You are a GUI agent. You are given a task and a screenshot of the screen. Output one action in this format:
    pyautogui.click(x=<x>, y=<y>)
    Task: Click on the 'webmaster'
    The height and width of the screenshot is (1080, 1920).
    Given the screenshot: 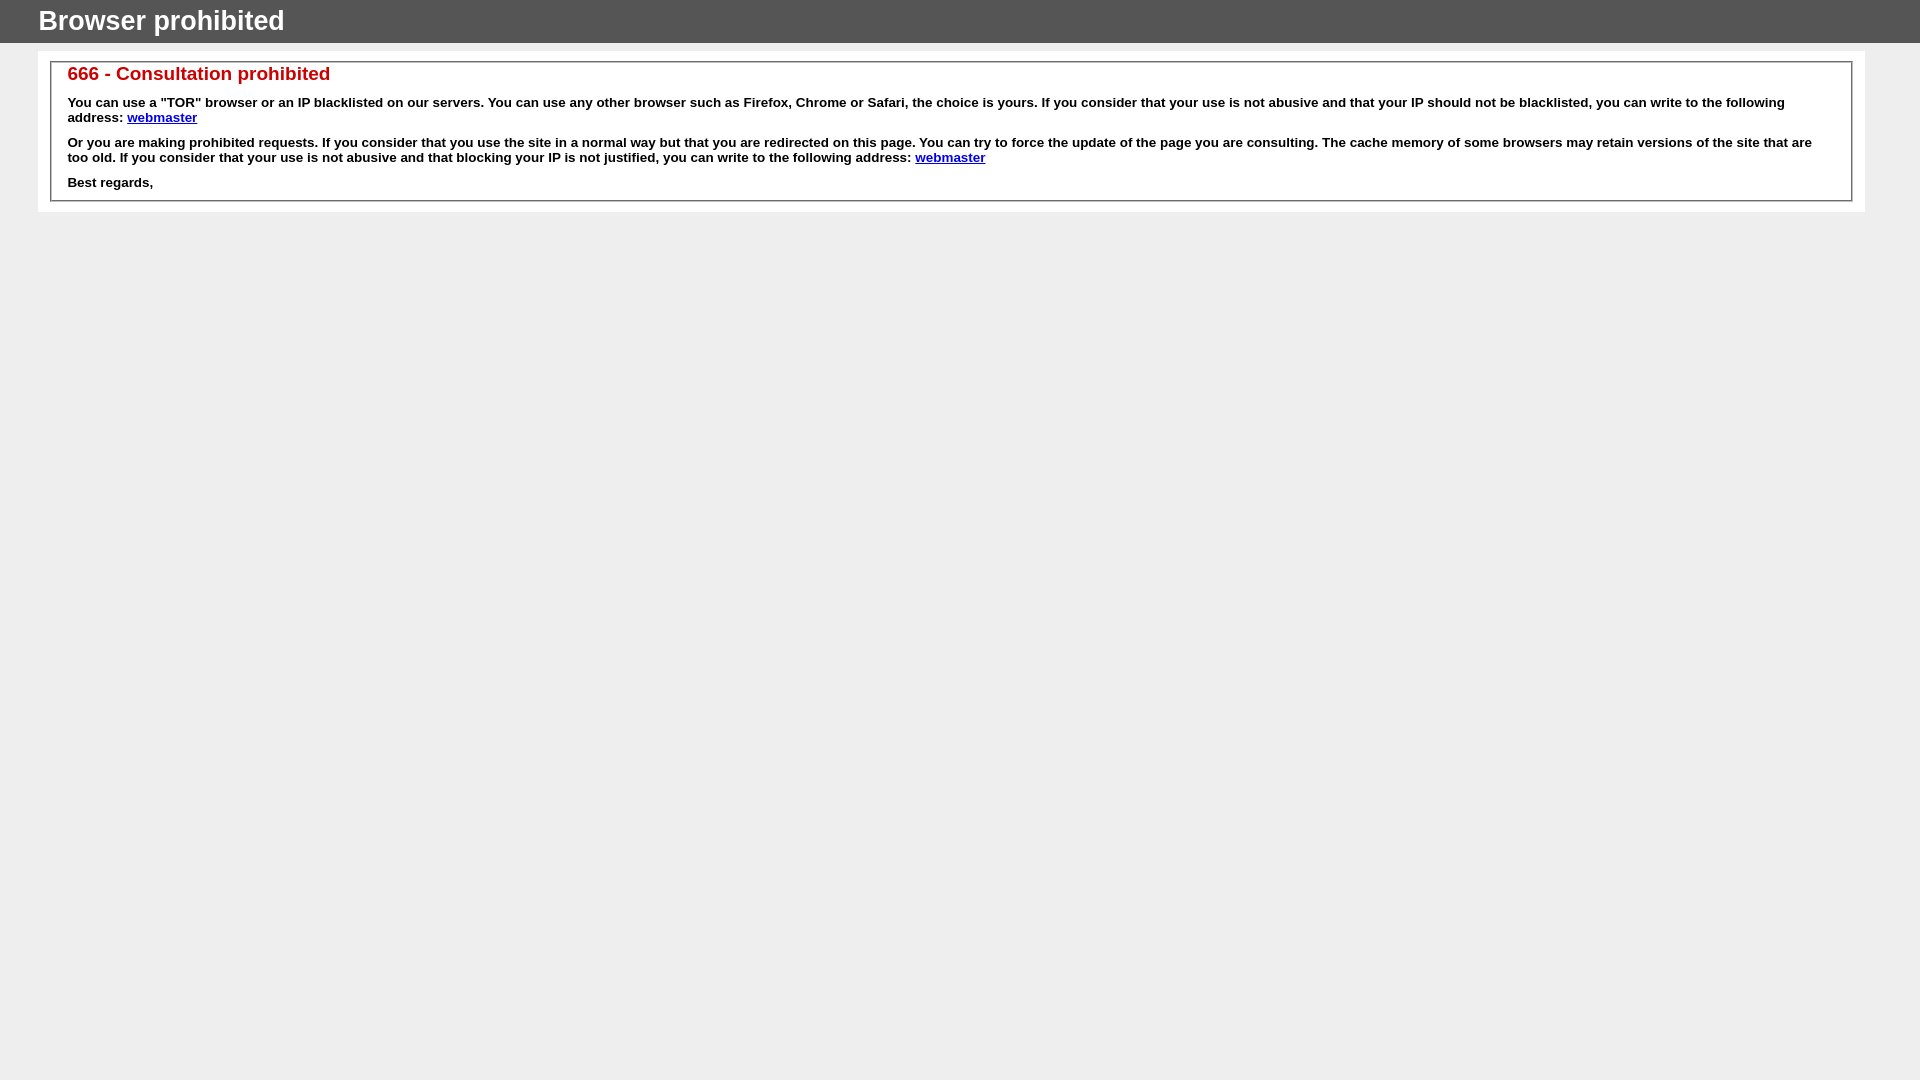 What is the action you would take?
    pyautogui.click(x=162, y=117)
    